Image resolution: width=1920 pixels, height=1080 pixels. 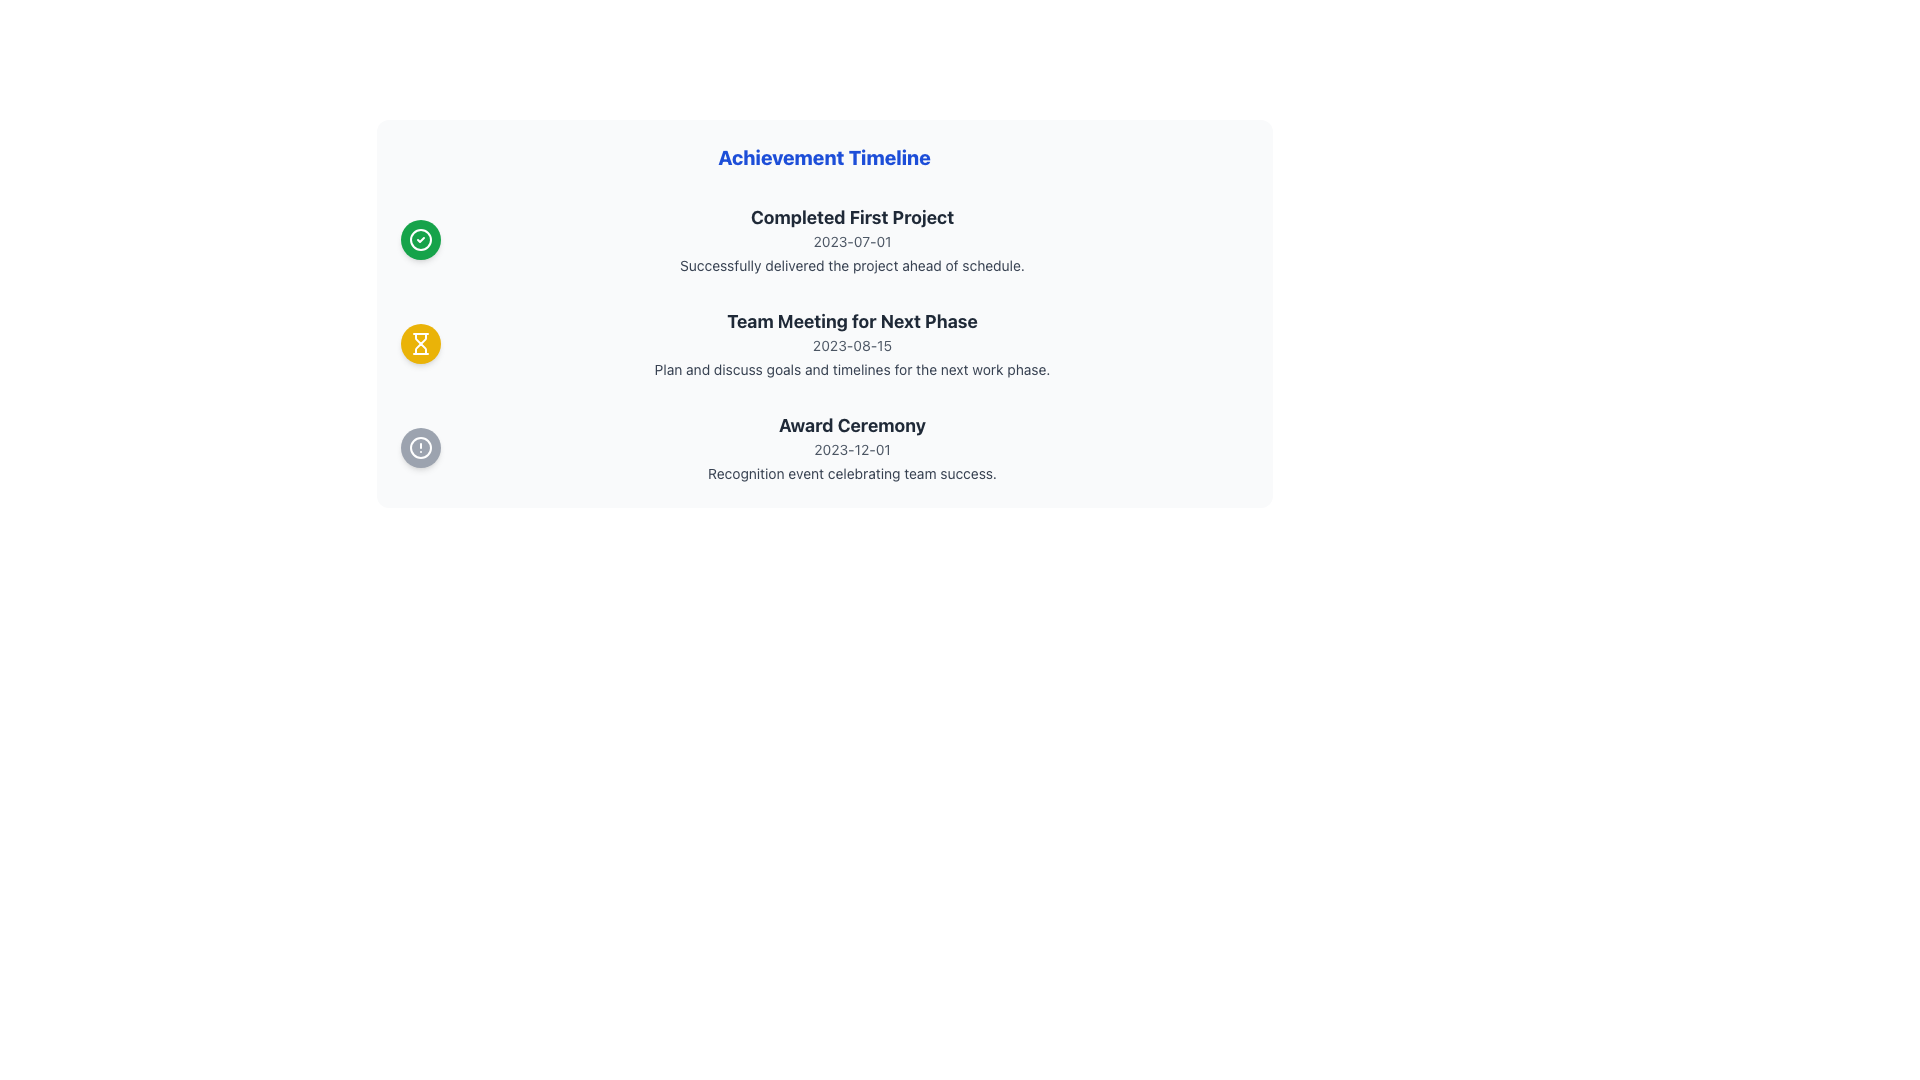 I want to click on the status icon representing the 'Team Meeting for Next Phase' entry in the timeline, located in the second row of the 'Achievement Timeline' card, so click(x=419, y=342).